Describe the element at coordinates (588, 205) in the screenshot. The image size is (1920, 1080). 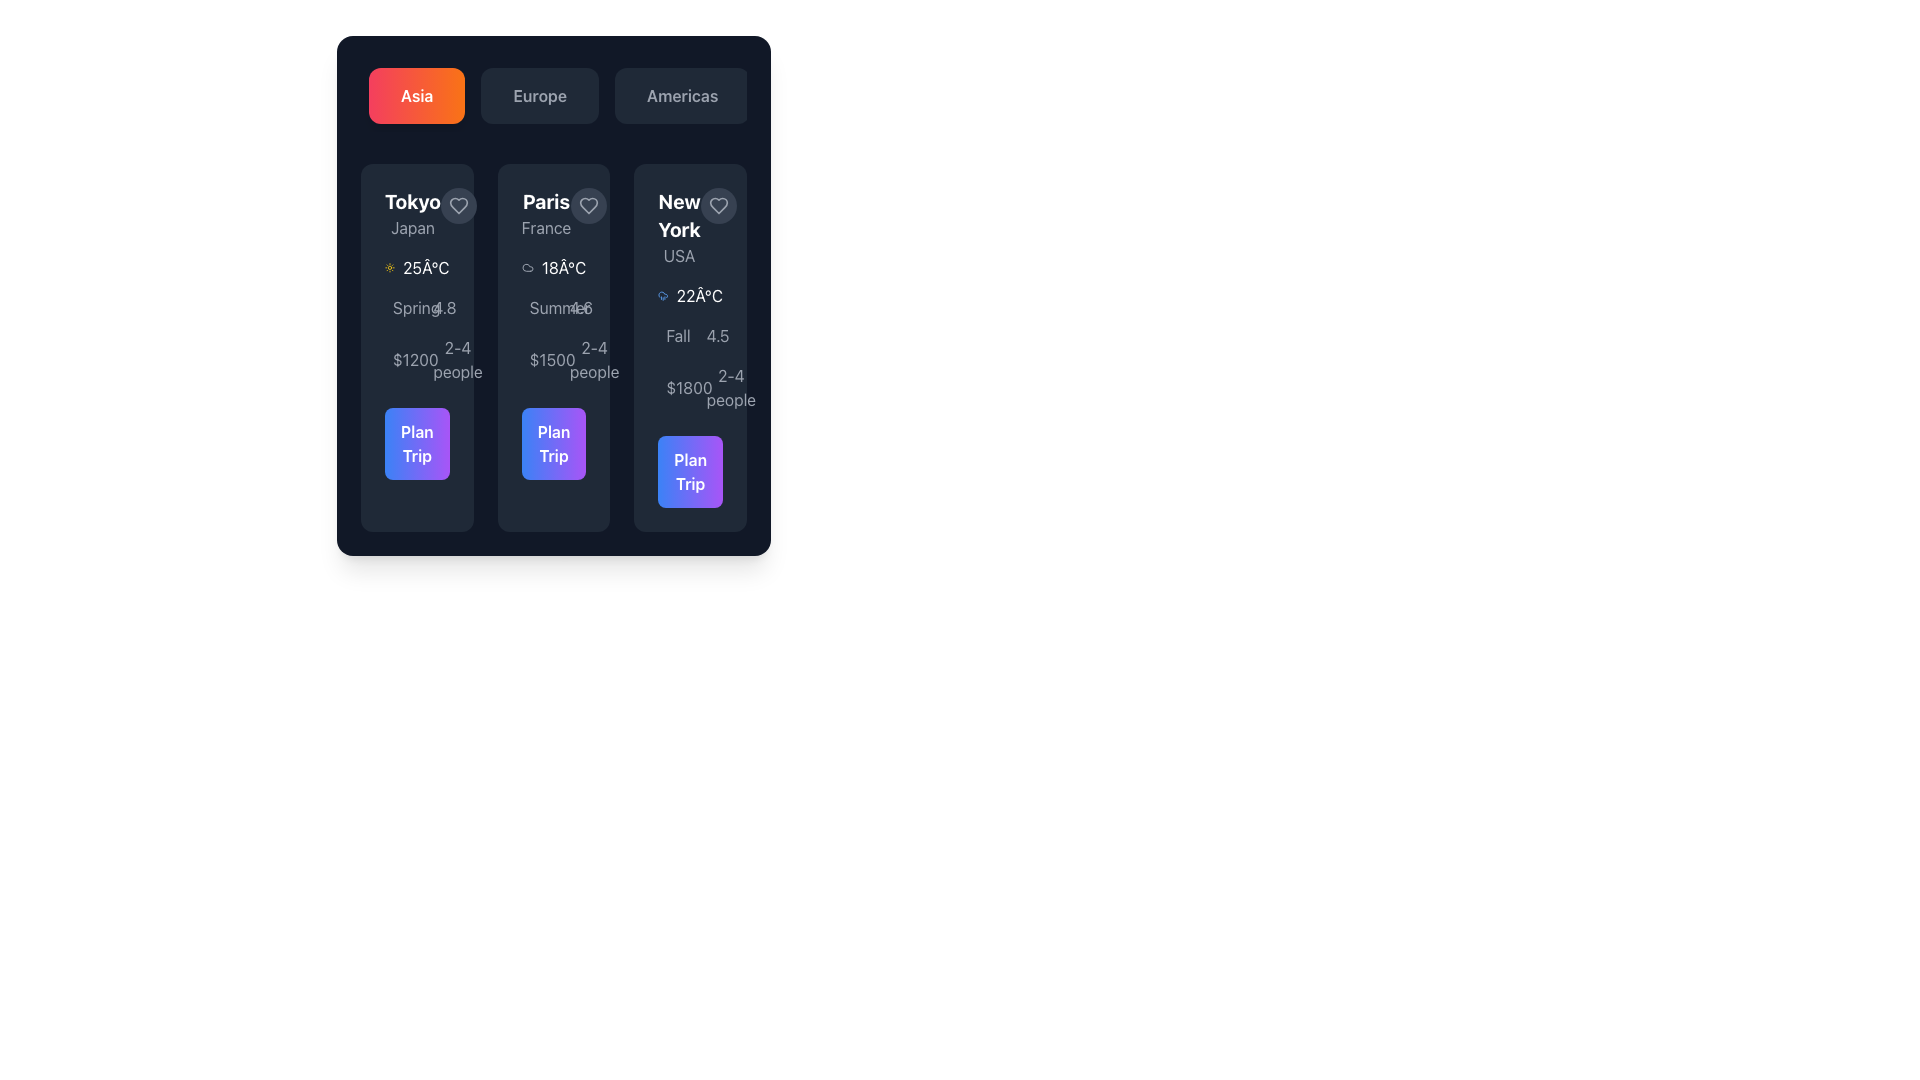
I see `the circular interactive button with a dark gray background and light gray heart icon at the top-right corner of the 'Paris' card` at that location.